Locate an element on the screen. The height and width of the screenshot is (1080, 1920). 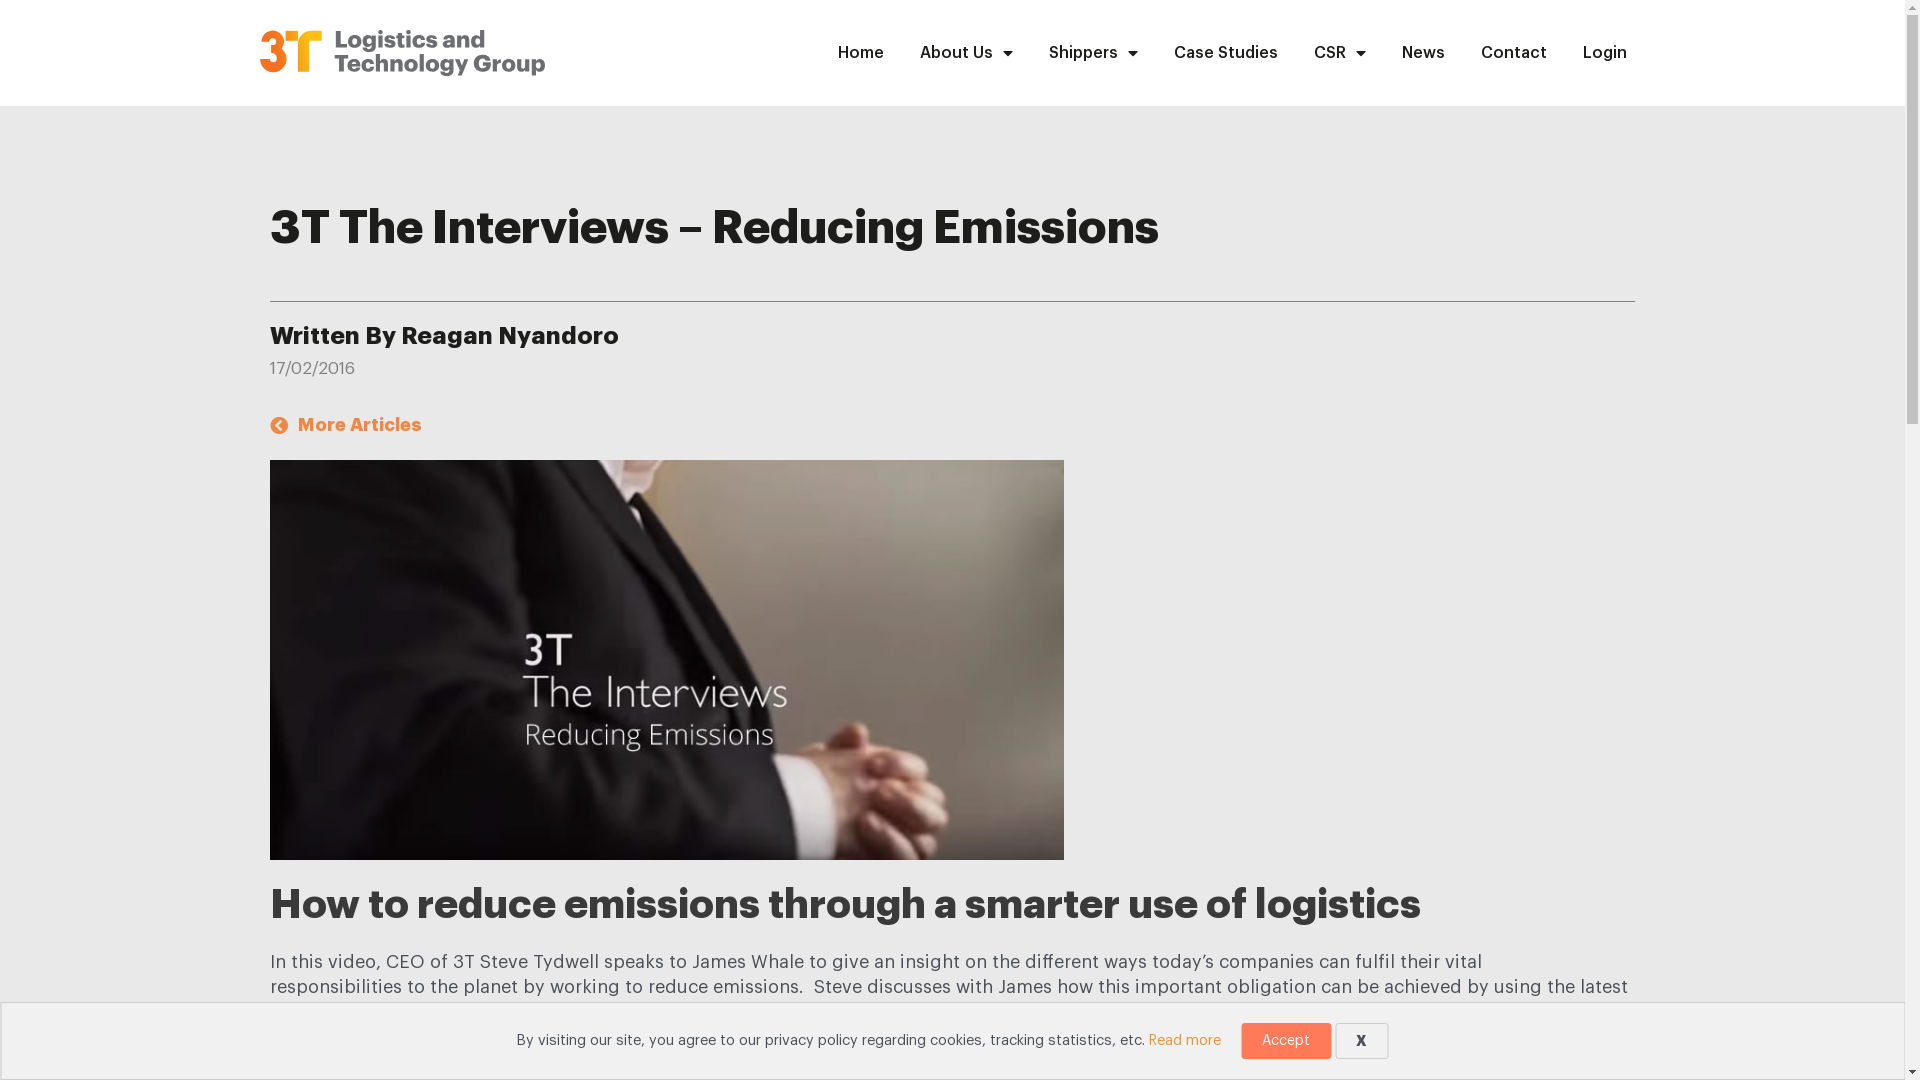
'Contact' is located at coordinates (1463, 52).